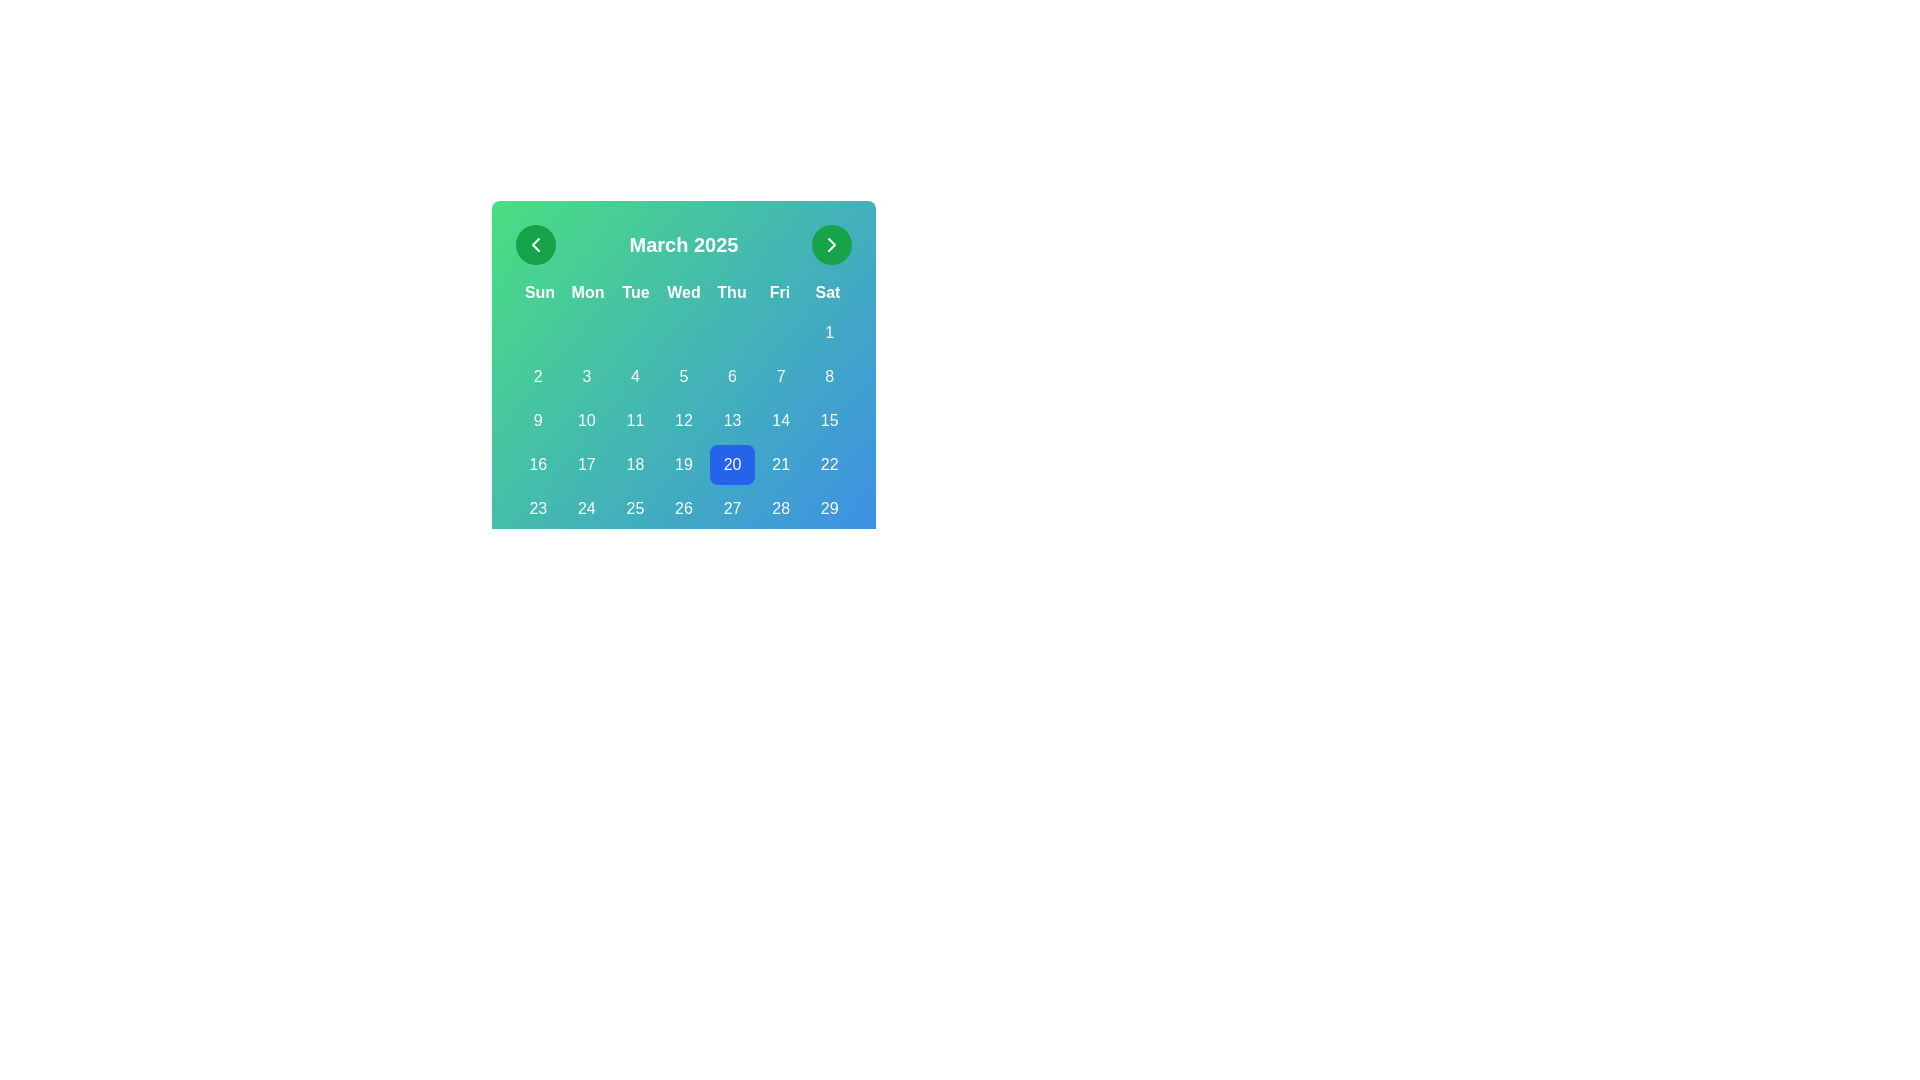  I want to click on the digit '8' button in the calendar interface located in the 7th column and 2nd row under the 'Sat' header, so click(829, 377).